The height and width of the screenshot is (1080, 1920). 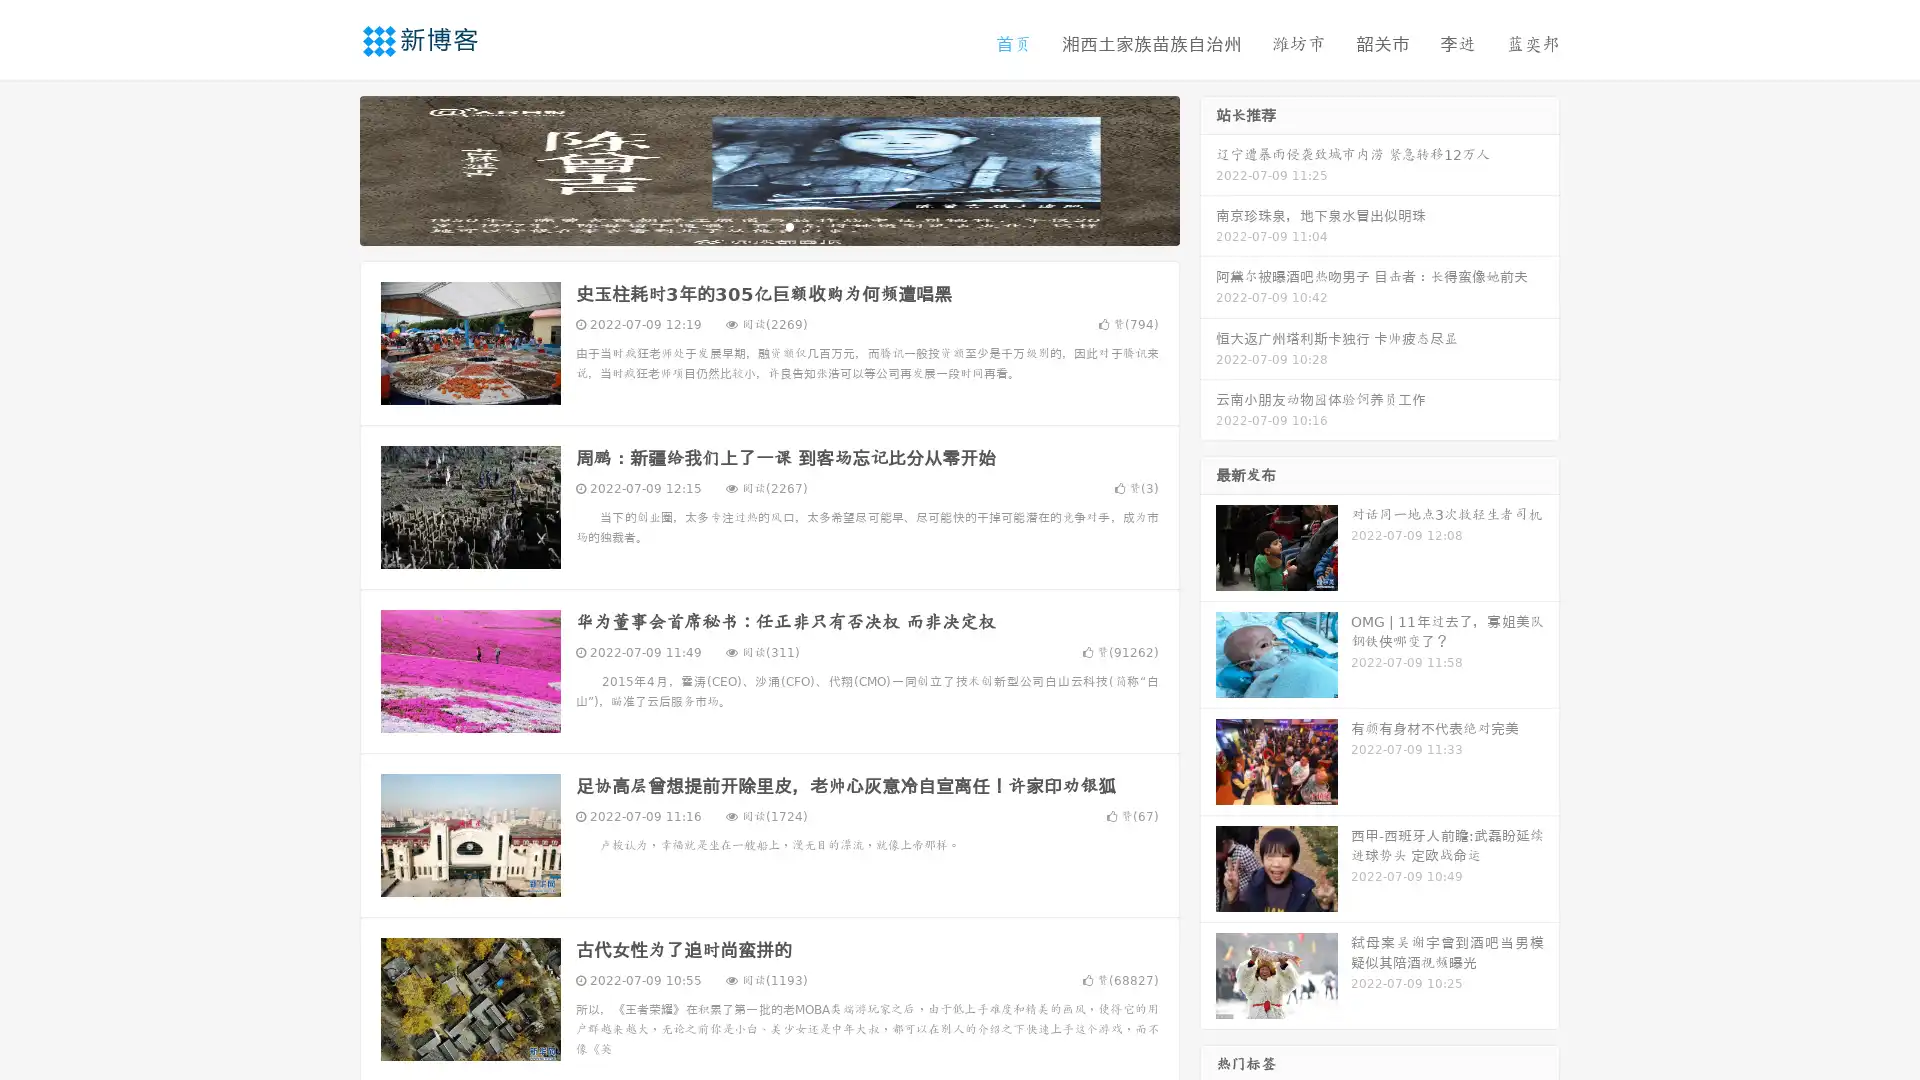 I want to click on Next slide, so click(x=1208, y=168).